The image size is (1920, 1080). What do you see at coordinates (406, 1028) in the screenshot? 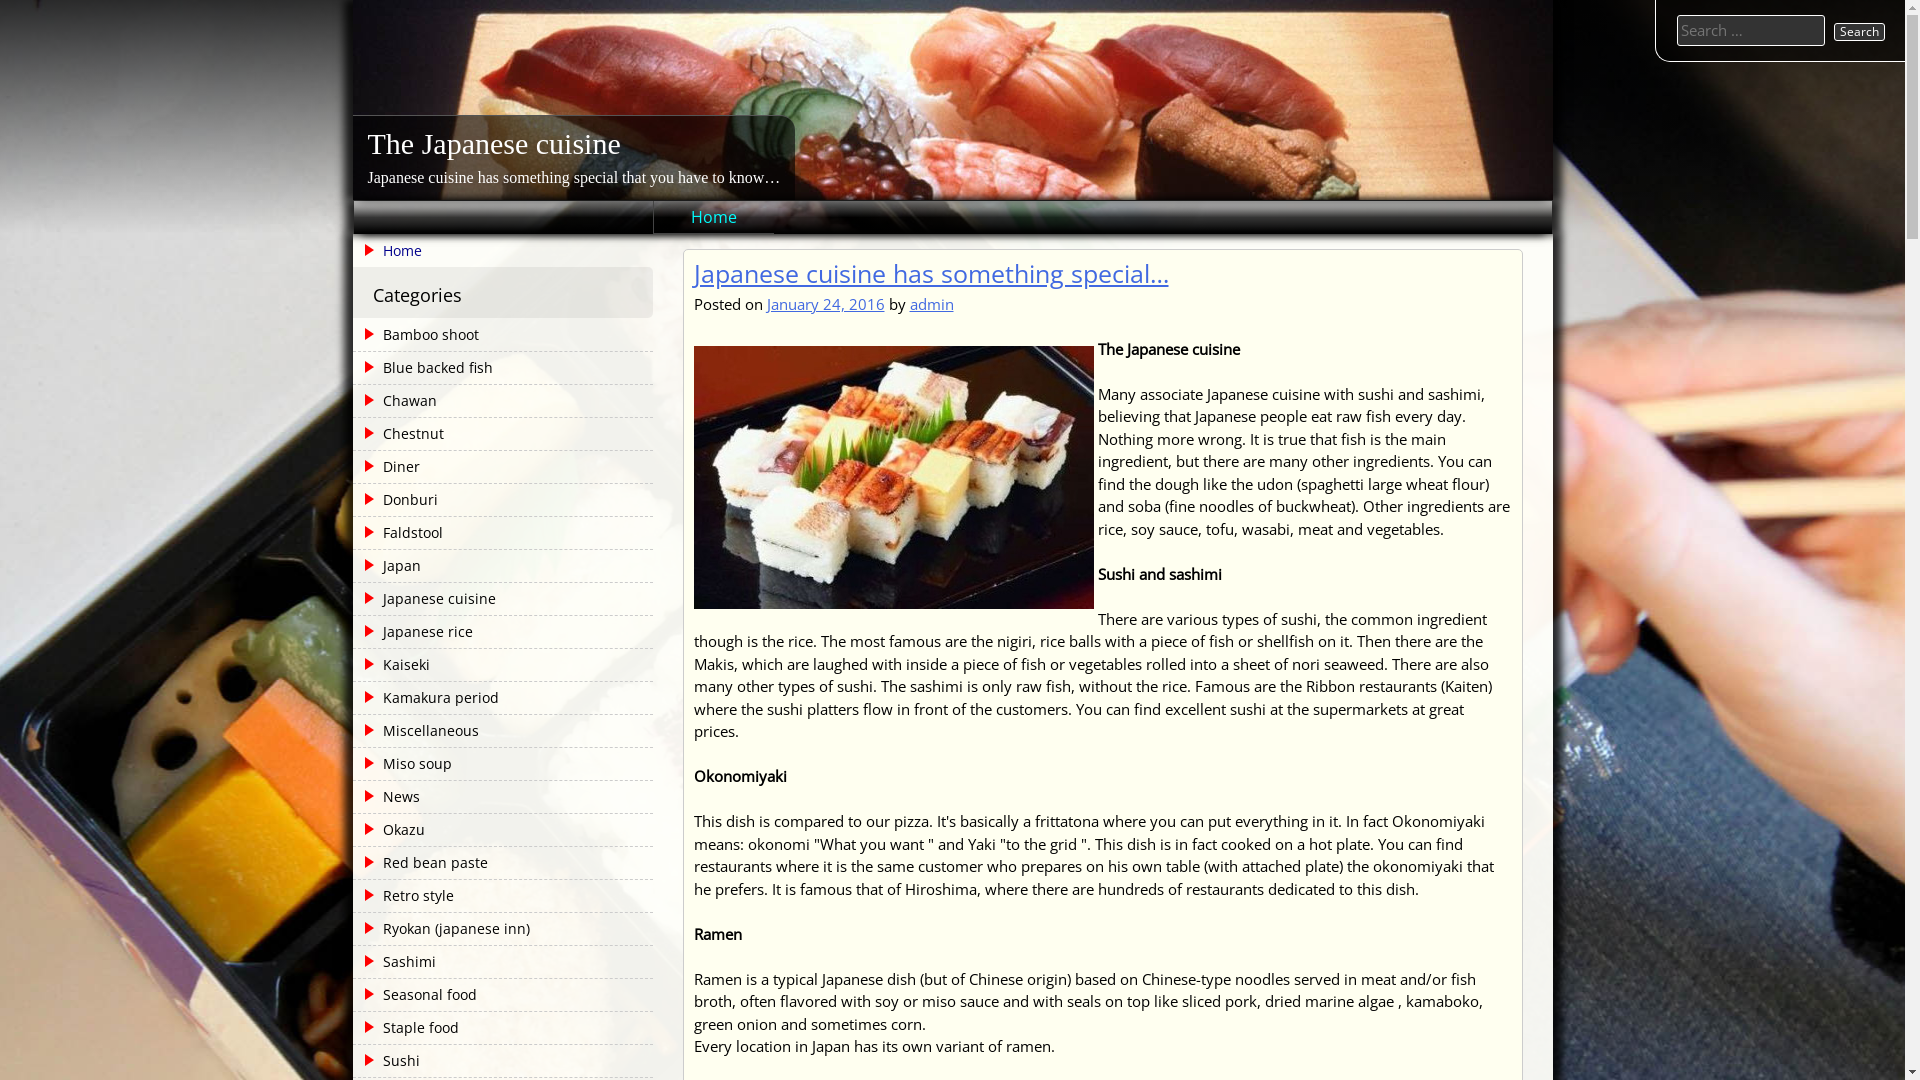
I see `'Staple food'` at bounding box center [406, 1028].